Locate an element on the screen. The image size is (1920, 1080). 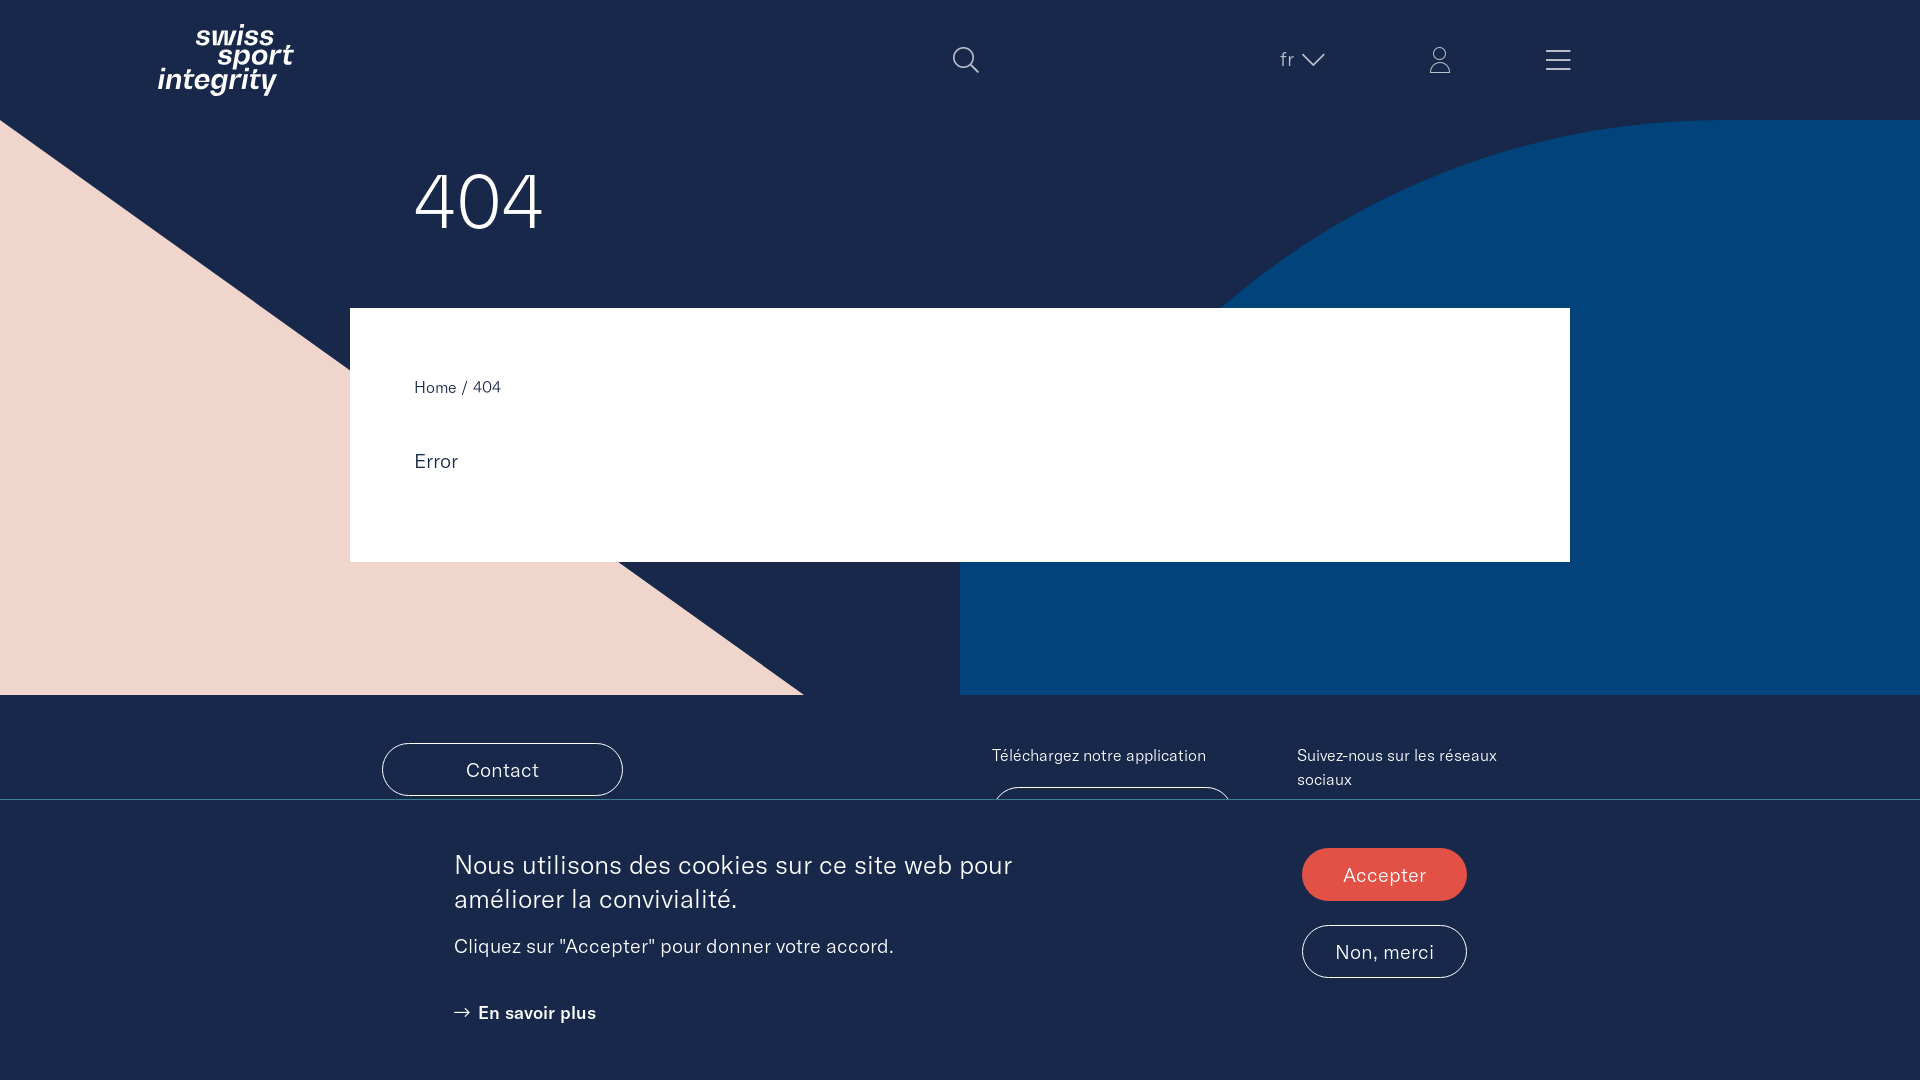
'Non, merci' is located at coordinates (1301, 950).